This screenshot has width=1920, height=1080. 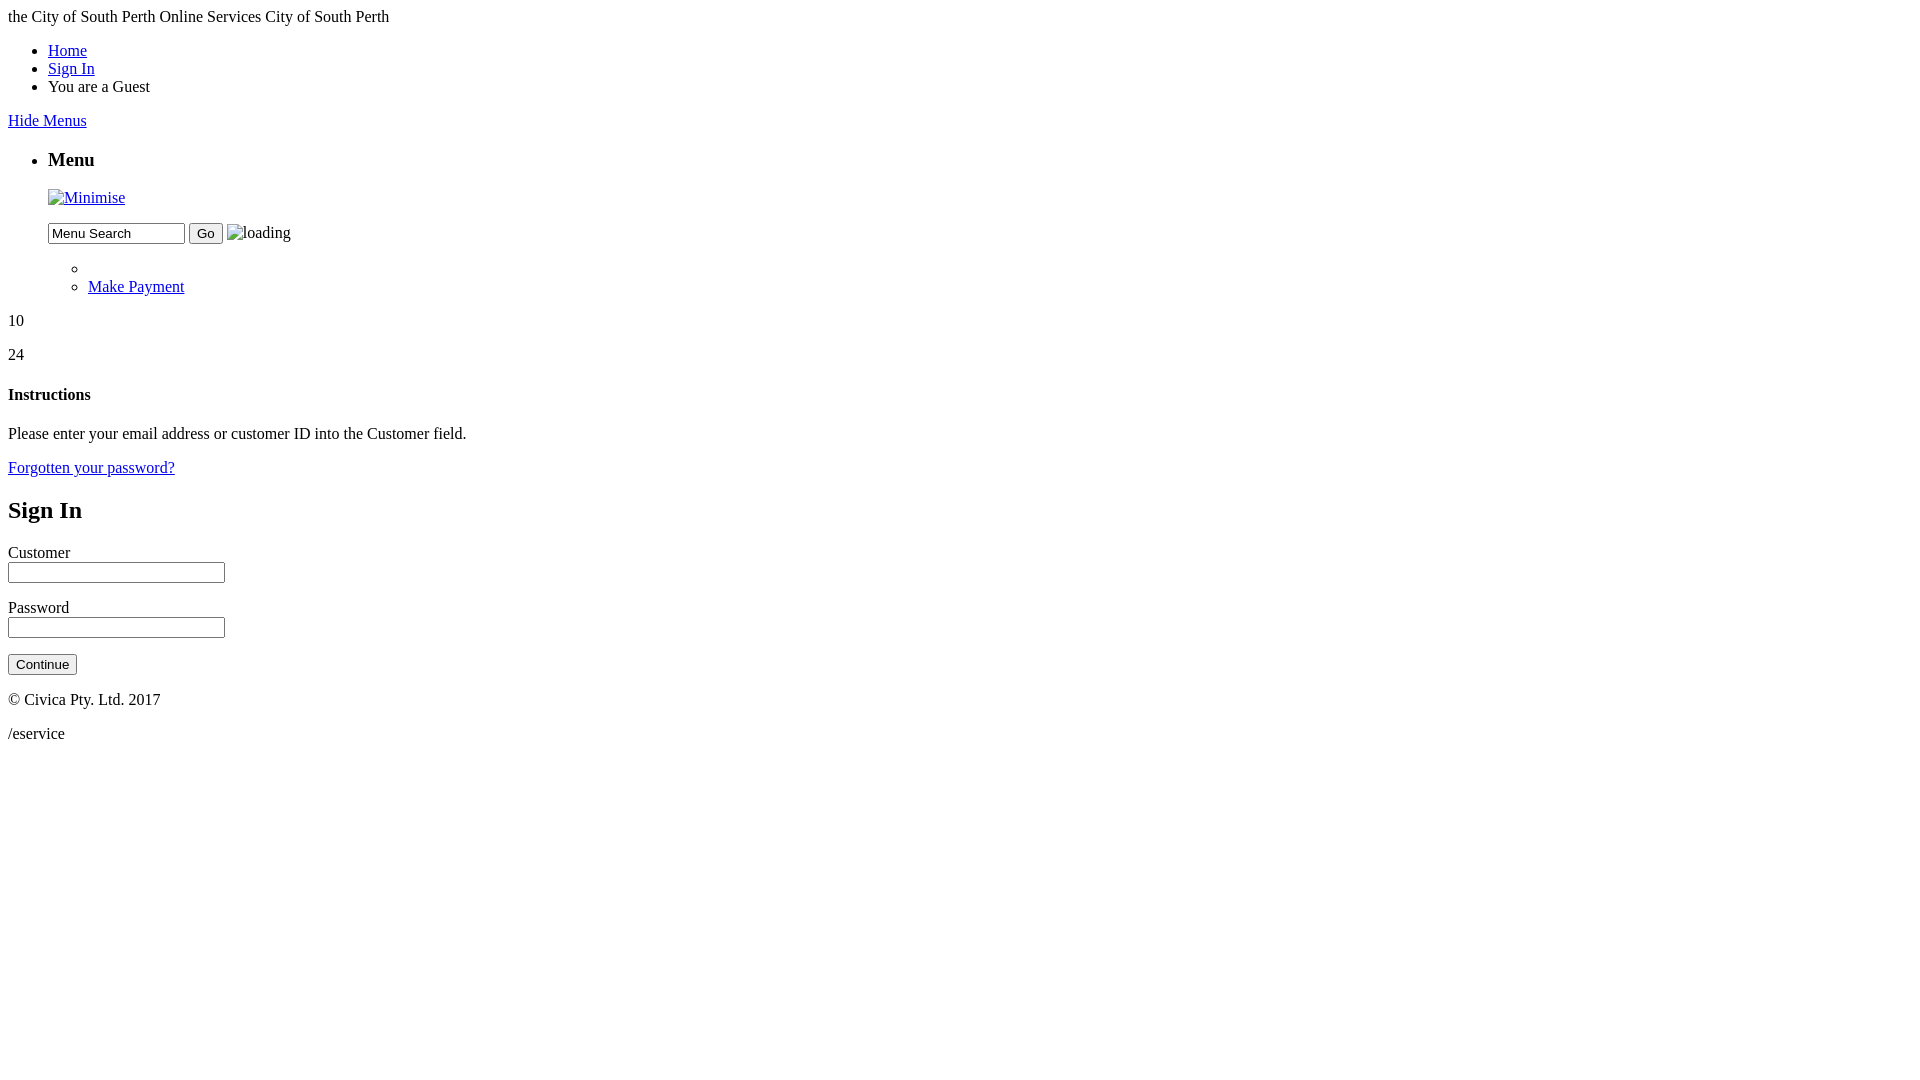 I want to click on 'Sign In', so click(x=48, y=67).